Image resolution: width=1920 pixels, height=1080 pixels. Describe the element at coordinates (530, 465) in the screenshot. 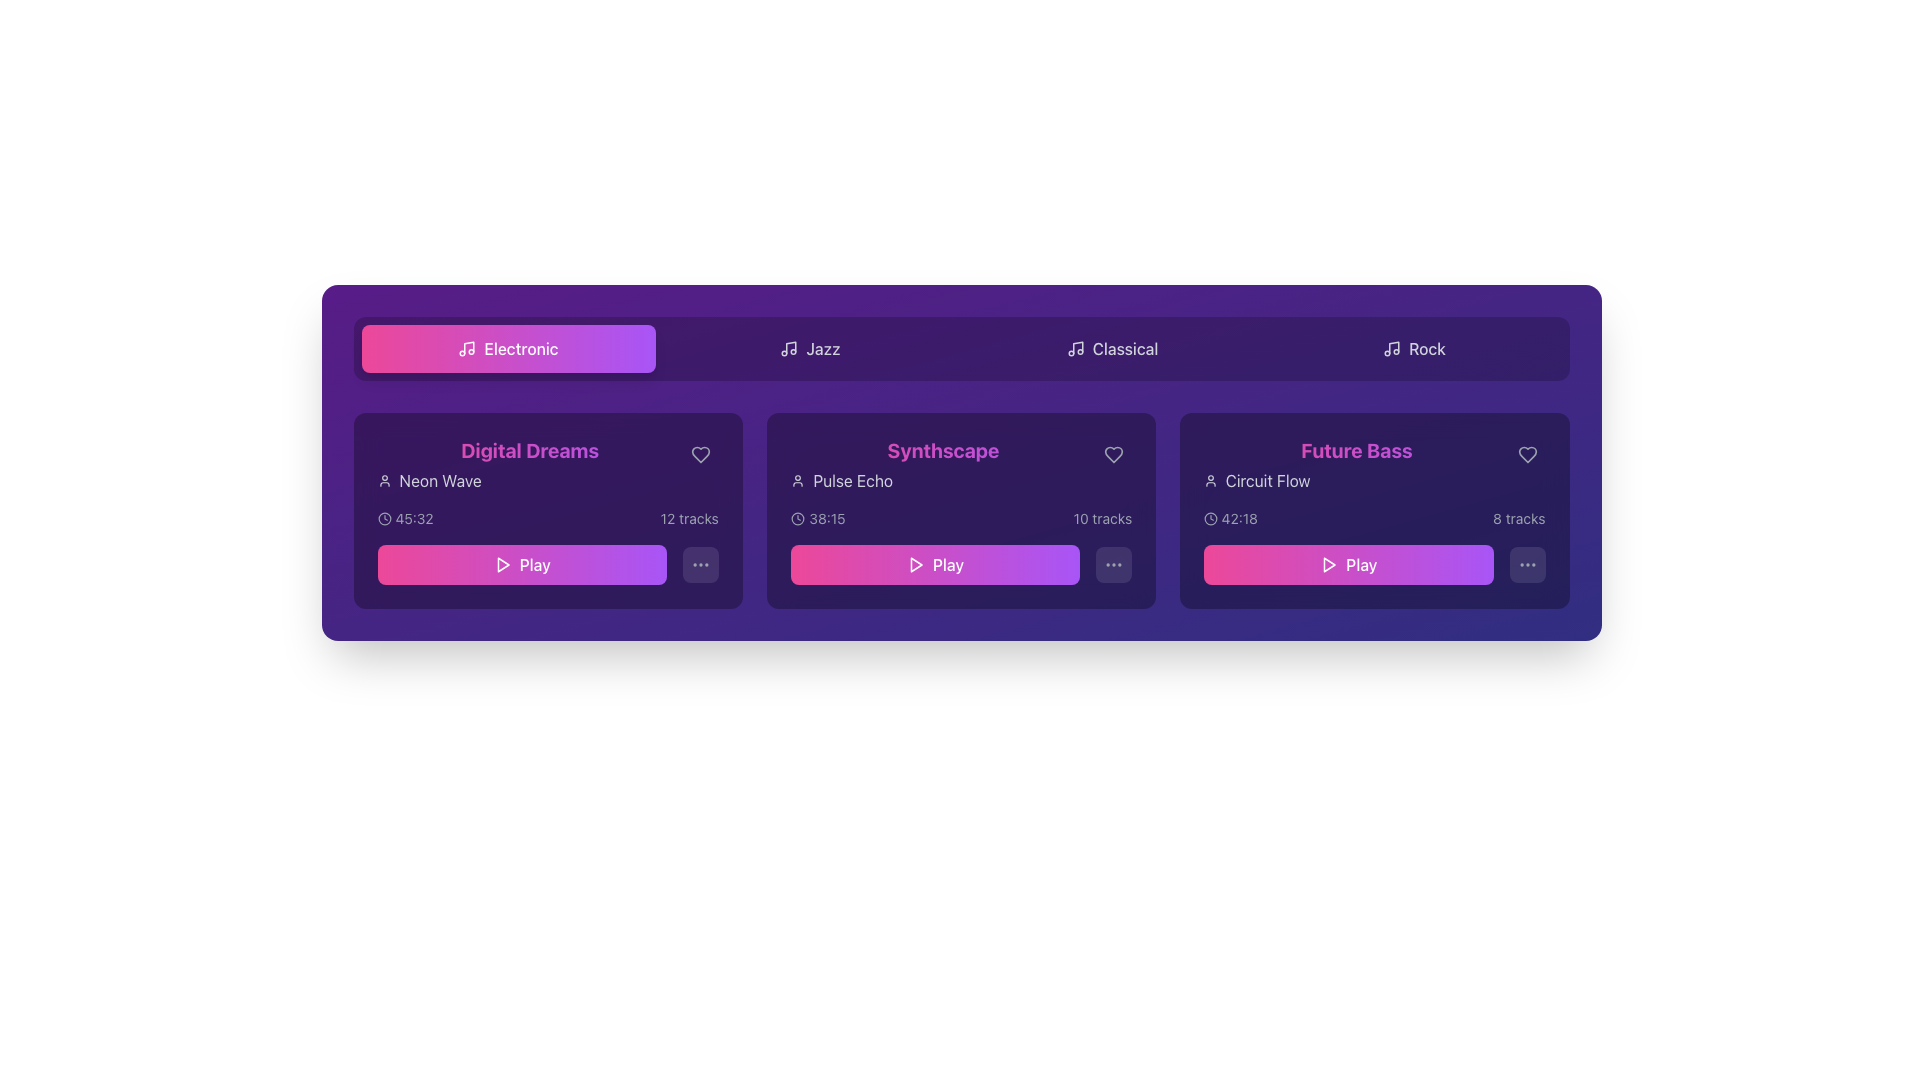

I see `the text block displaying 'Digital Dreams' and 'Neon Wave' for potential interactions` at that location.